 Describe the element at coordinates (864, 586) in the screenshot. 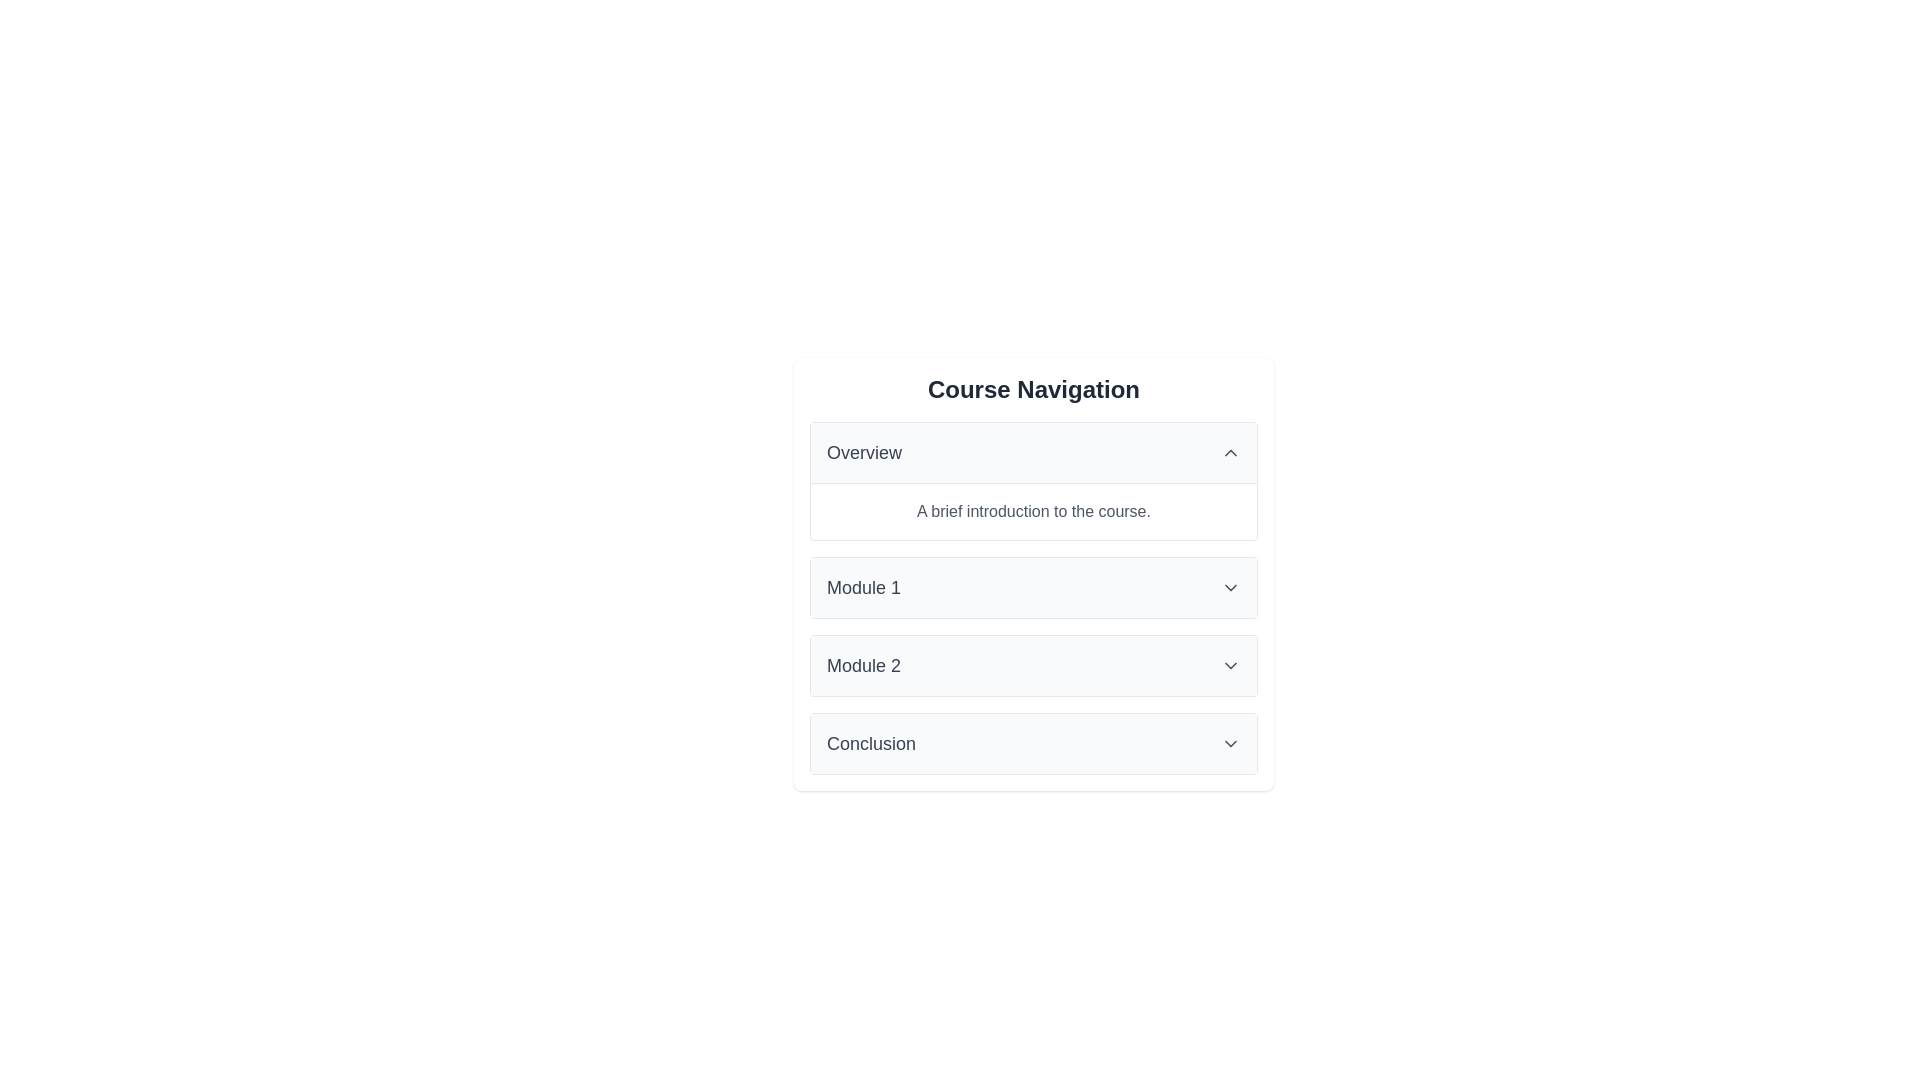

I see `the label or text heading for the 'Module 1' section in the Course Navigation menu` at that location.